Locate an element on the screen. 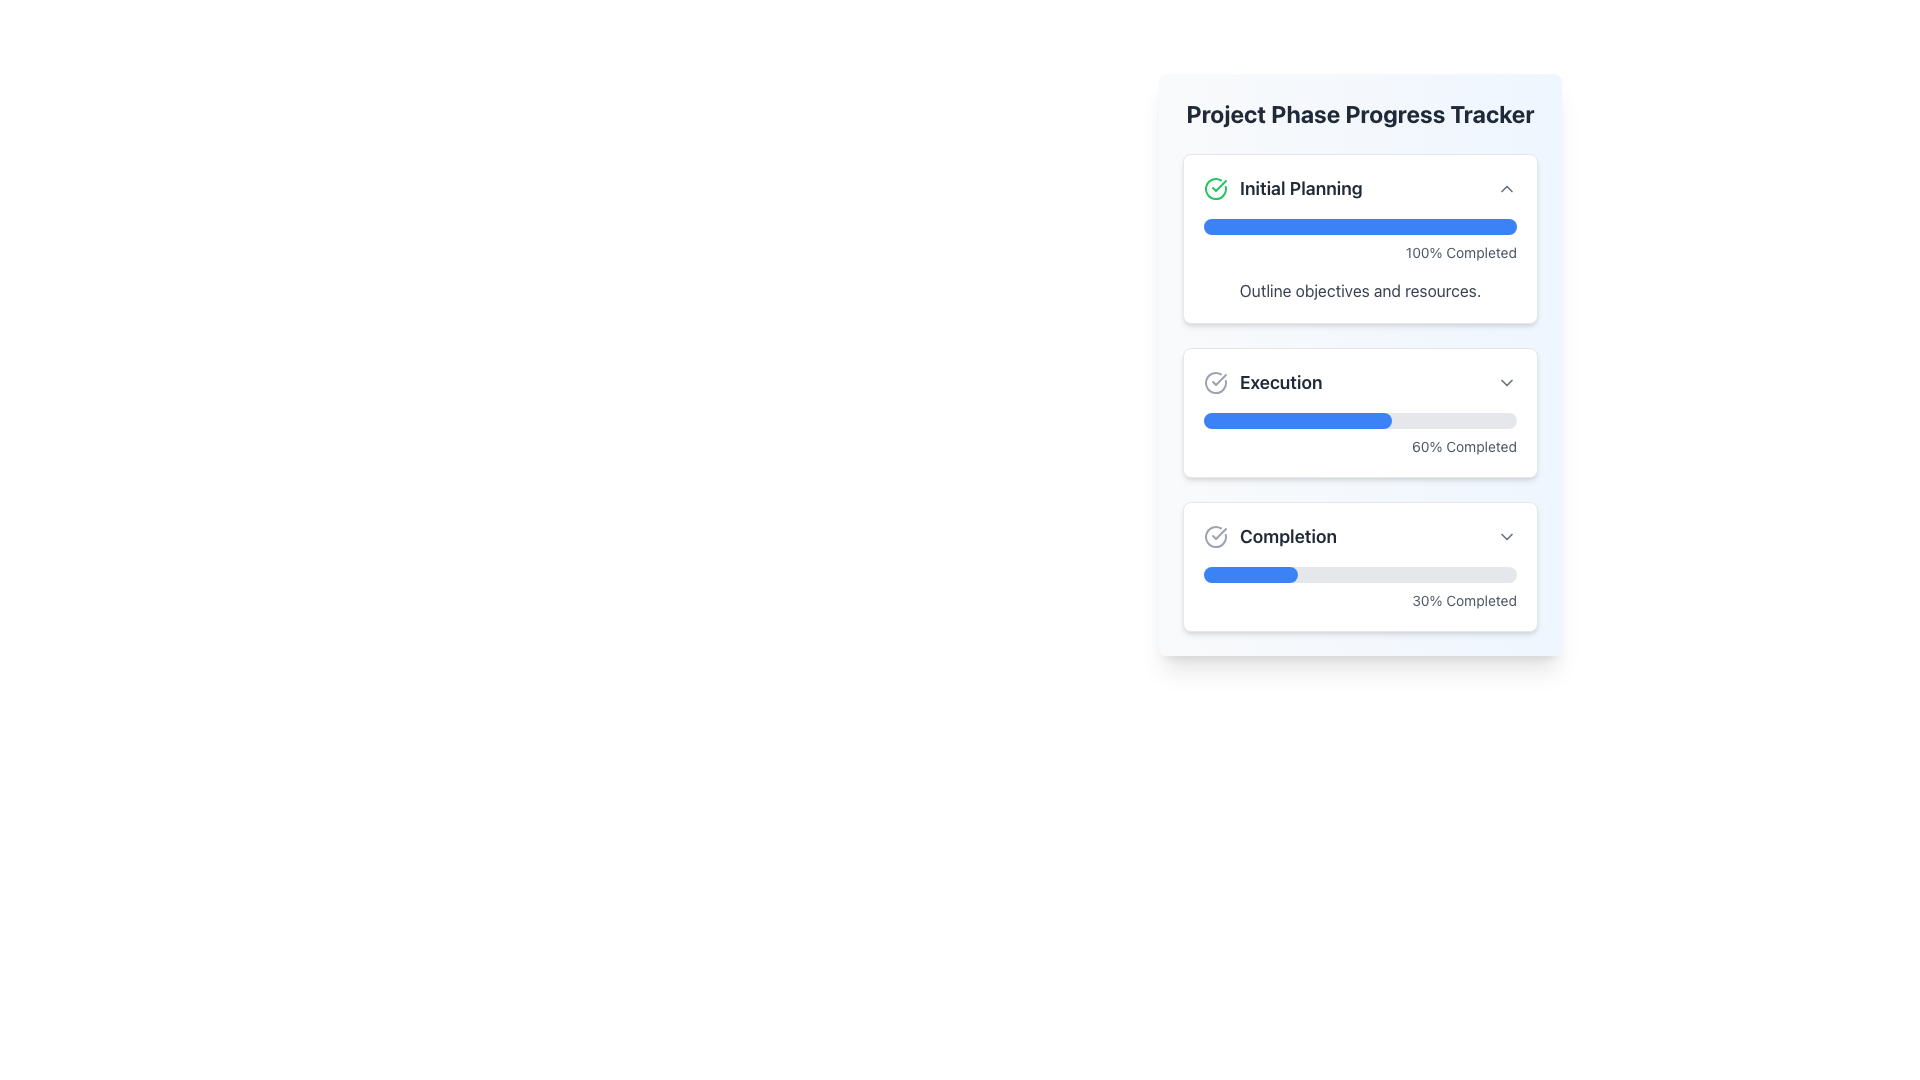 This screenshot has width=1920, height=1080. the small chevron-up icon in the 'Initial Planning' section of the 'Project Phase Progress Tracker' for visual feedback is located at coordinates (1507, 189).